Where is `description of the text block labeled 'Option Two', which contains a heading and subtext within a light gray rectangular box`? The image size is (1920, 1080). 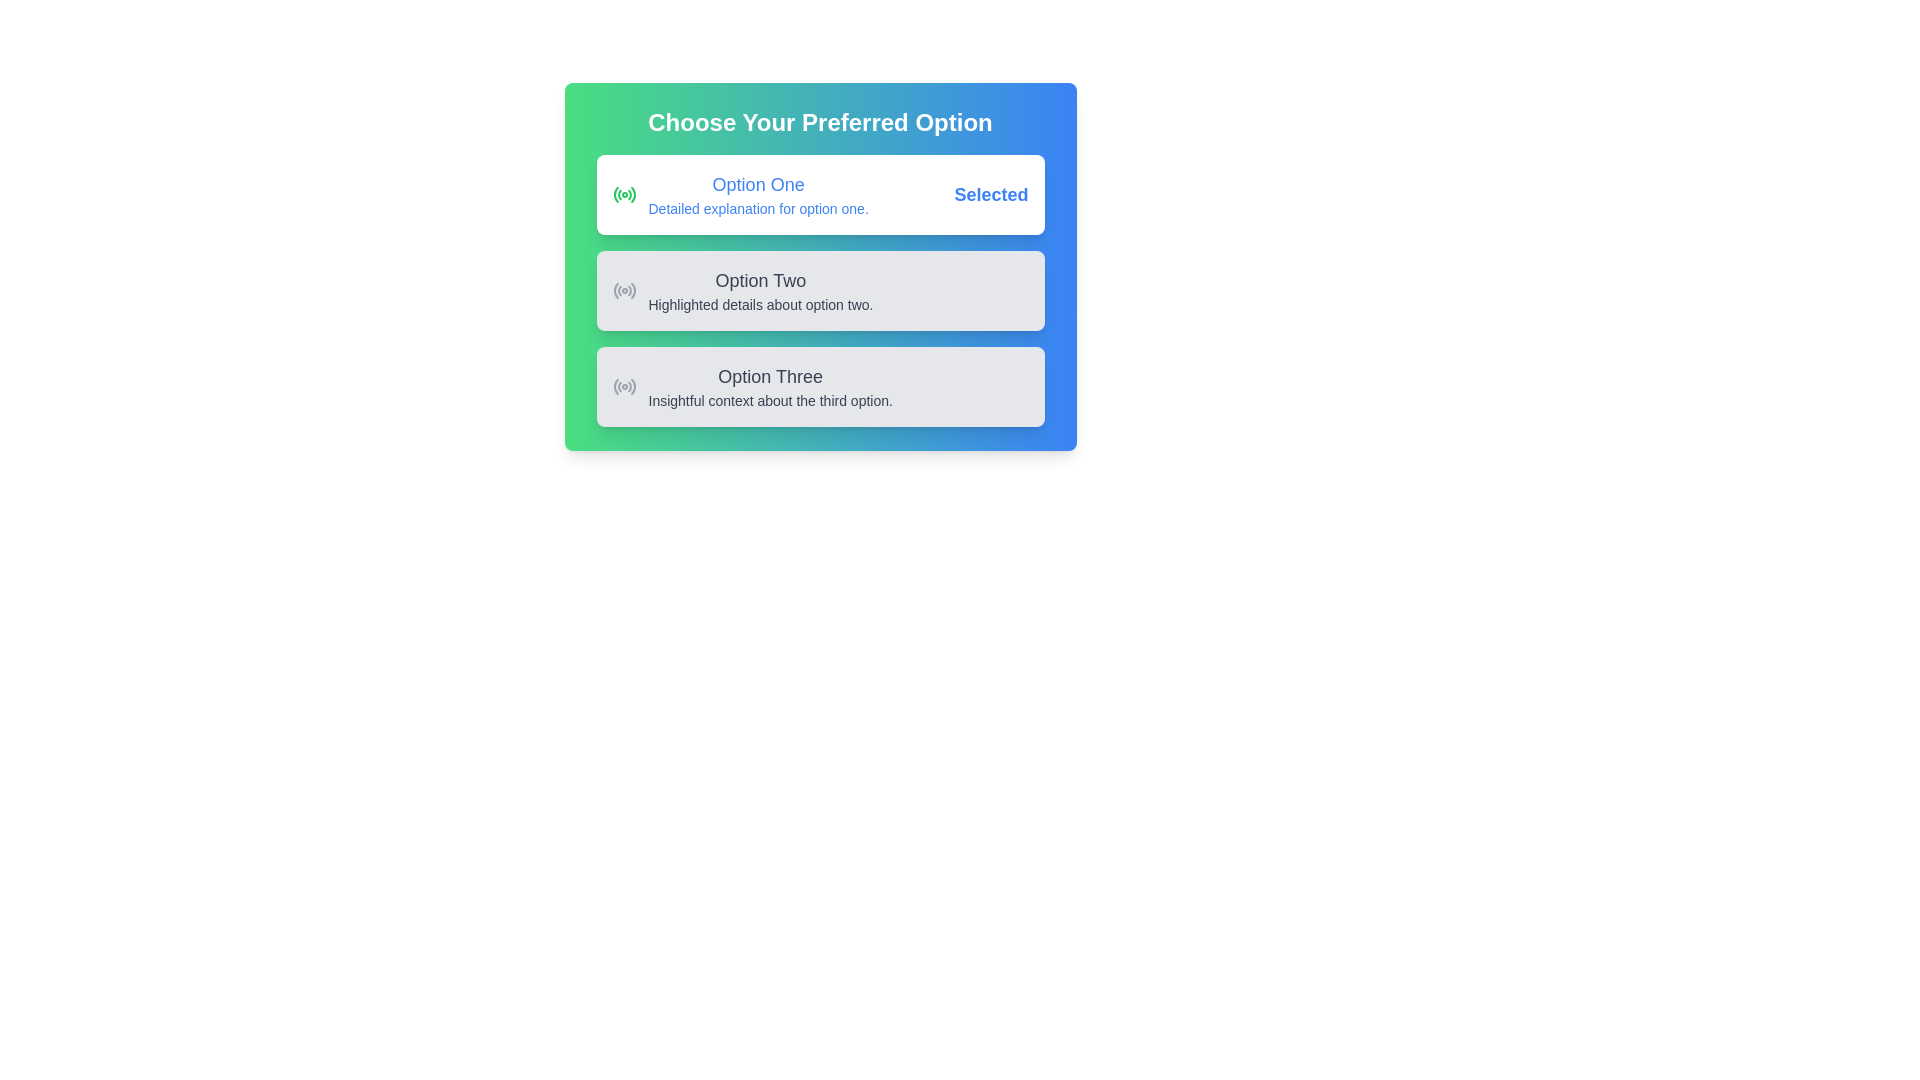
description of the text block labeled 'Option Two', which contains a heading and subtext within a light gray rectangular box is located at coordinates (759, 290).